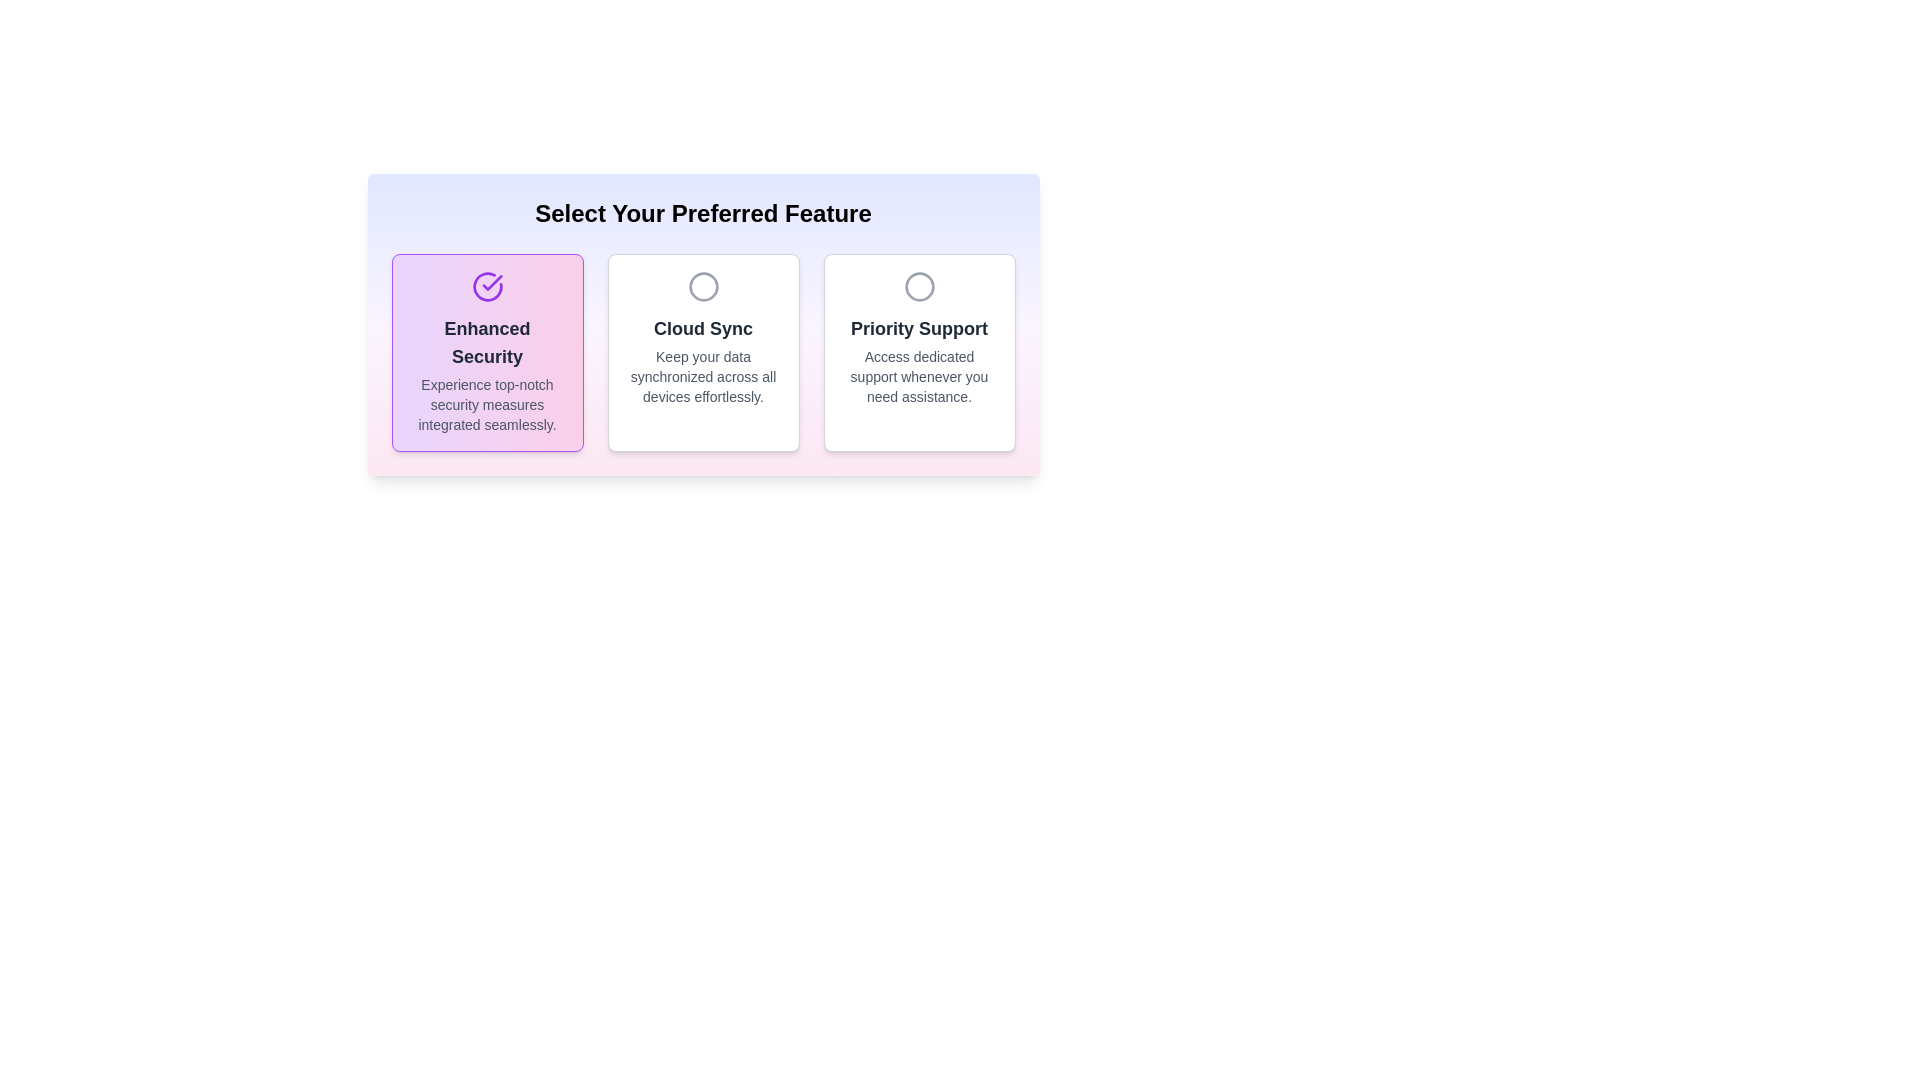  I want to click on the graphic icon for the 'Priority Support' feature, which is located in the last position among the three cards in the row, so click(918, 286).